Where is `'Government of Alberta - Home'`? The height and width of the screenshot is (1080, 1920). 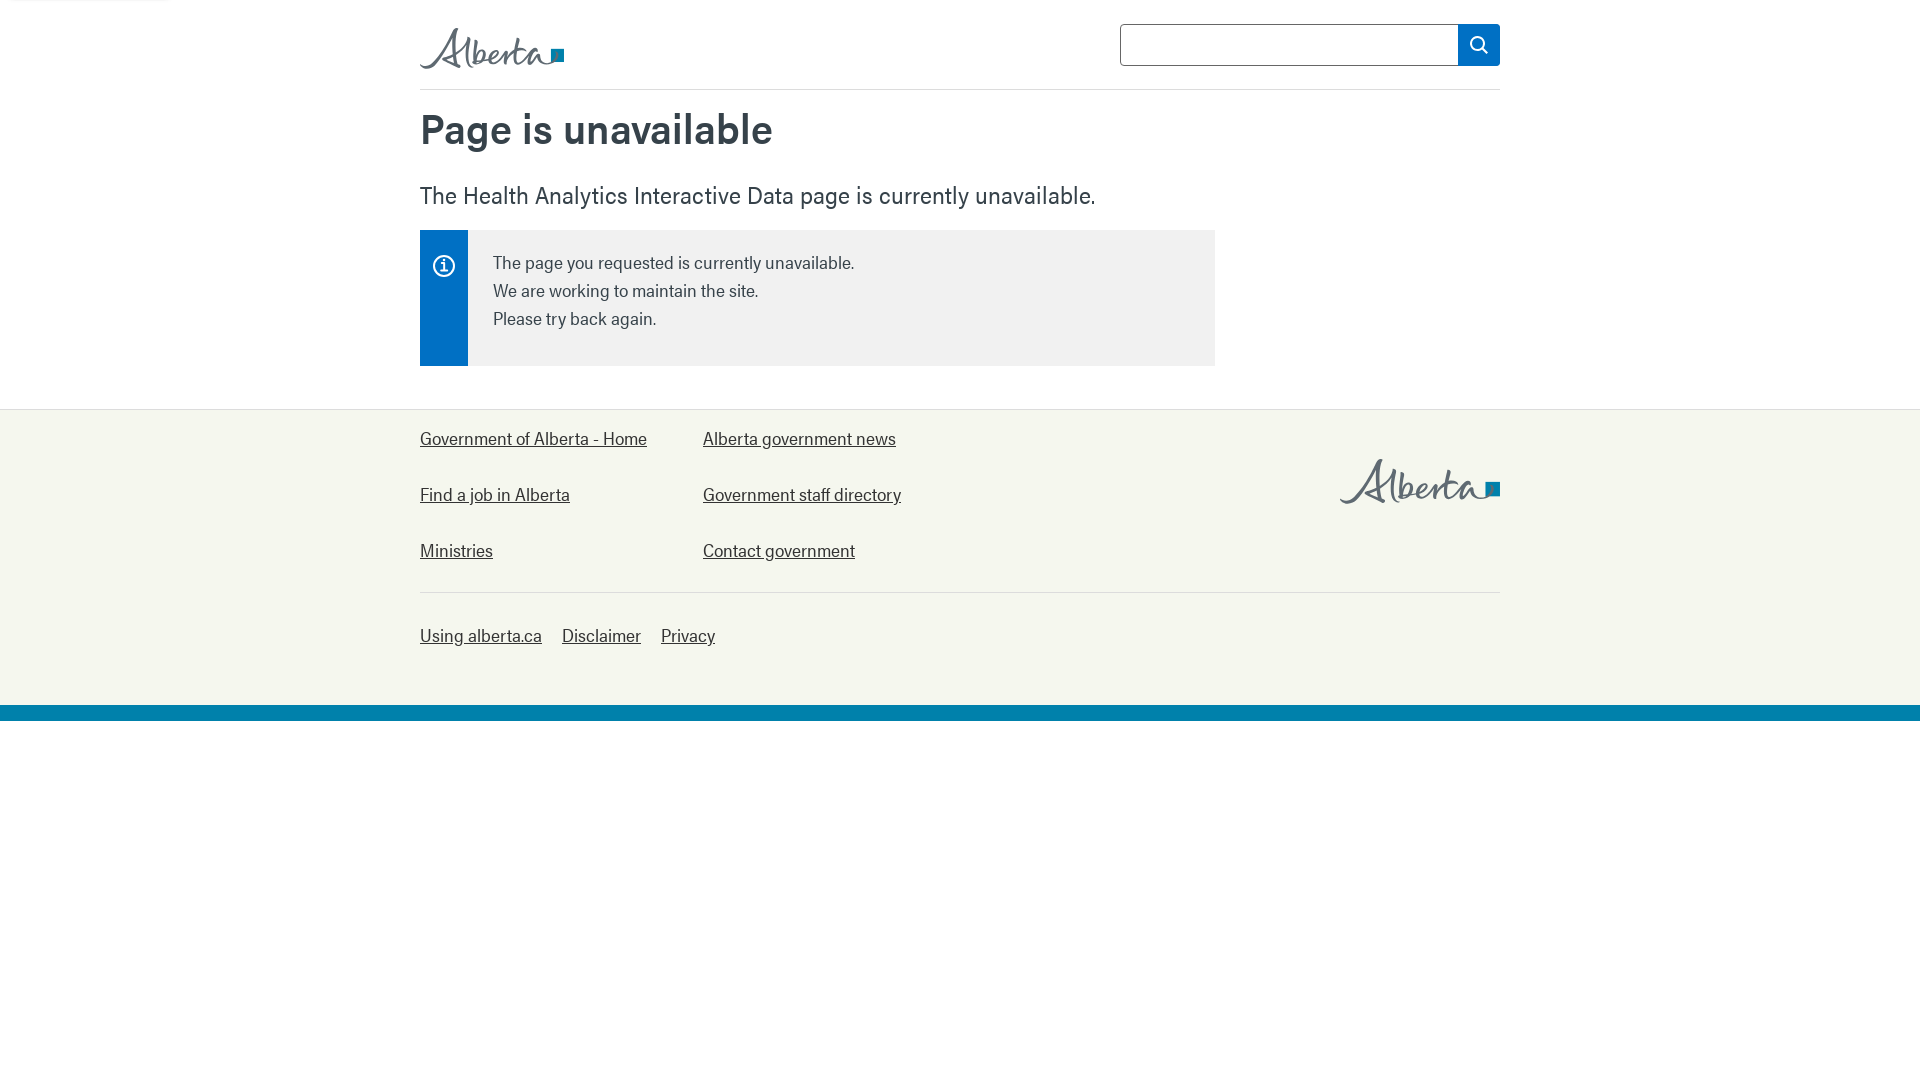
'Government of Alberta - Home' is located at coordinates (419, 437).